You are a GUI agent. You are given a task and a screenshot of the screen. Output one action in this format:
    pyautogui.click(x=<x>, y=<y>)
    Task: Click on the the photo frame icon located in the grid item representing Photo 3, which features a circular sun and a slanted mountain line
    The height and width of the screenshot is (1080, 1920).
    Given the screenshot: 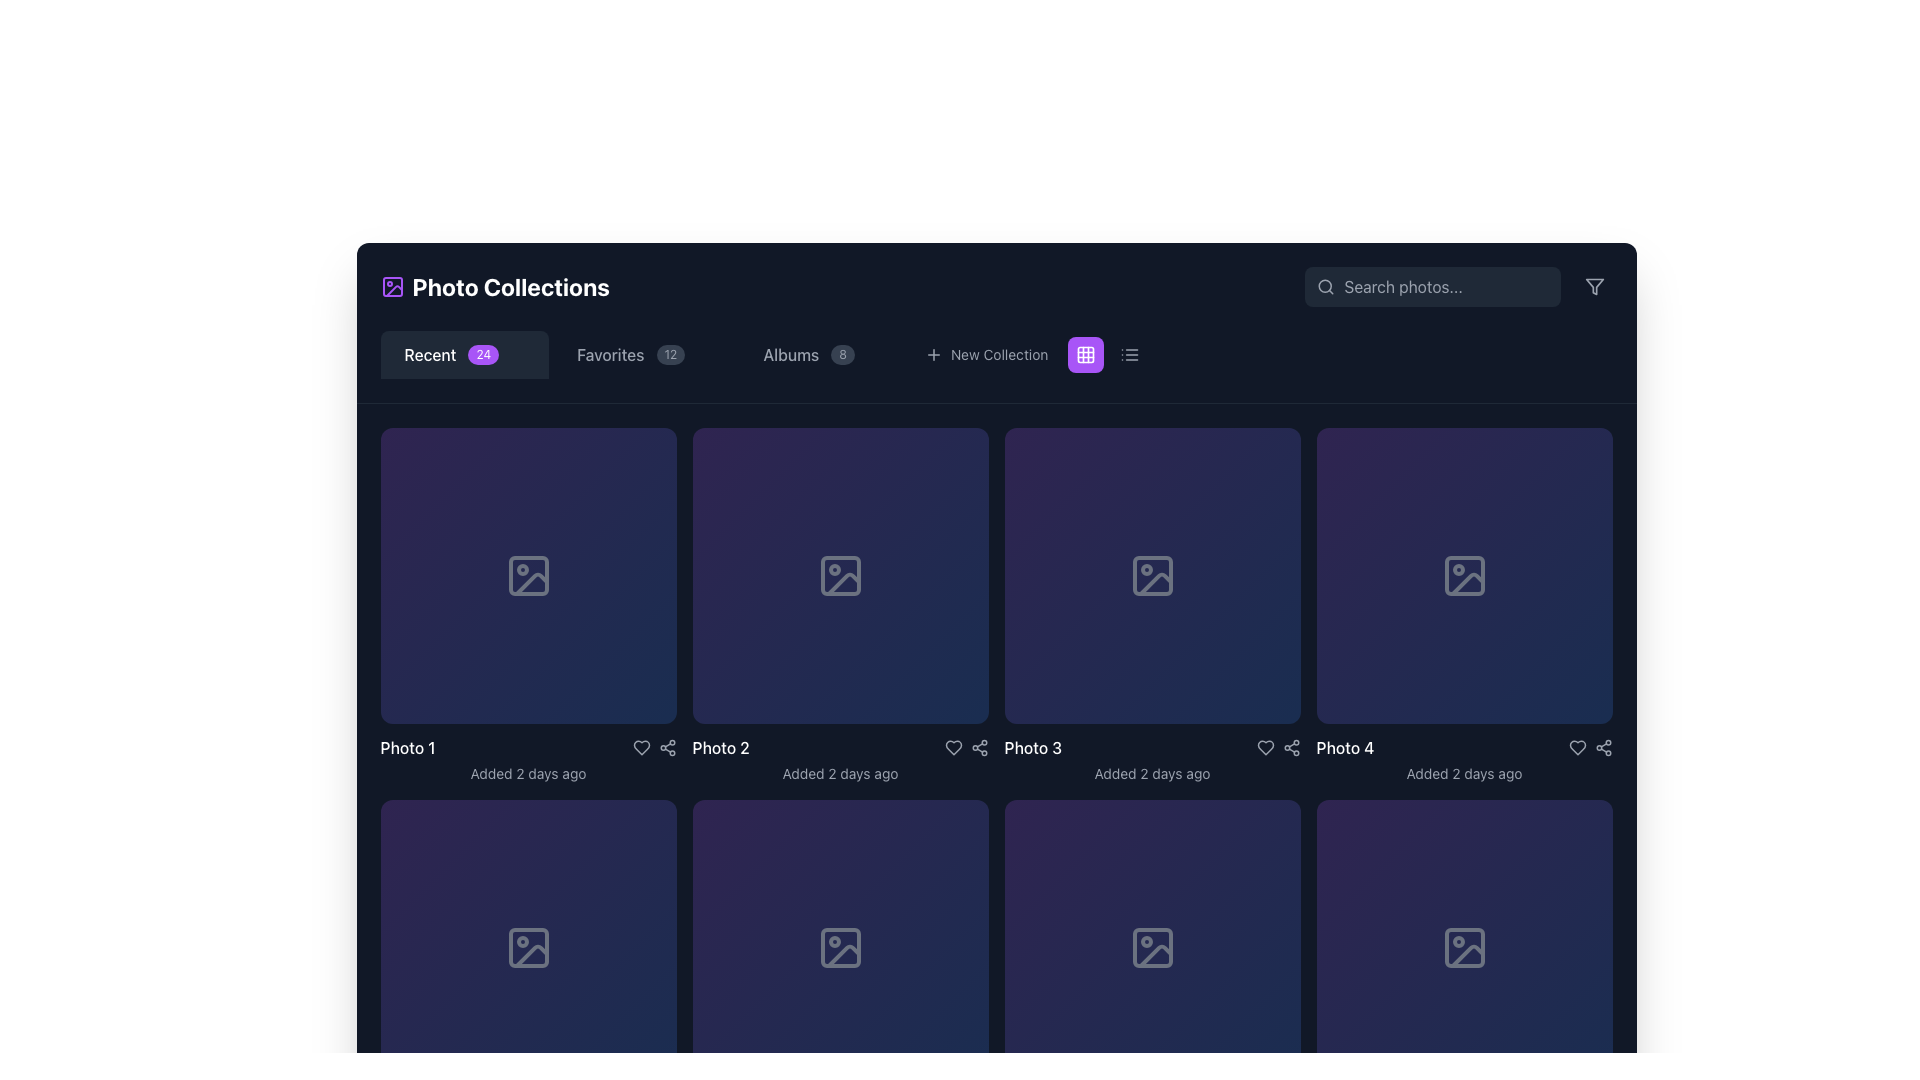 What is the action you would take?
    pyautogui.click(x=1152, y=575)
    